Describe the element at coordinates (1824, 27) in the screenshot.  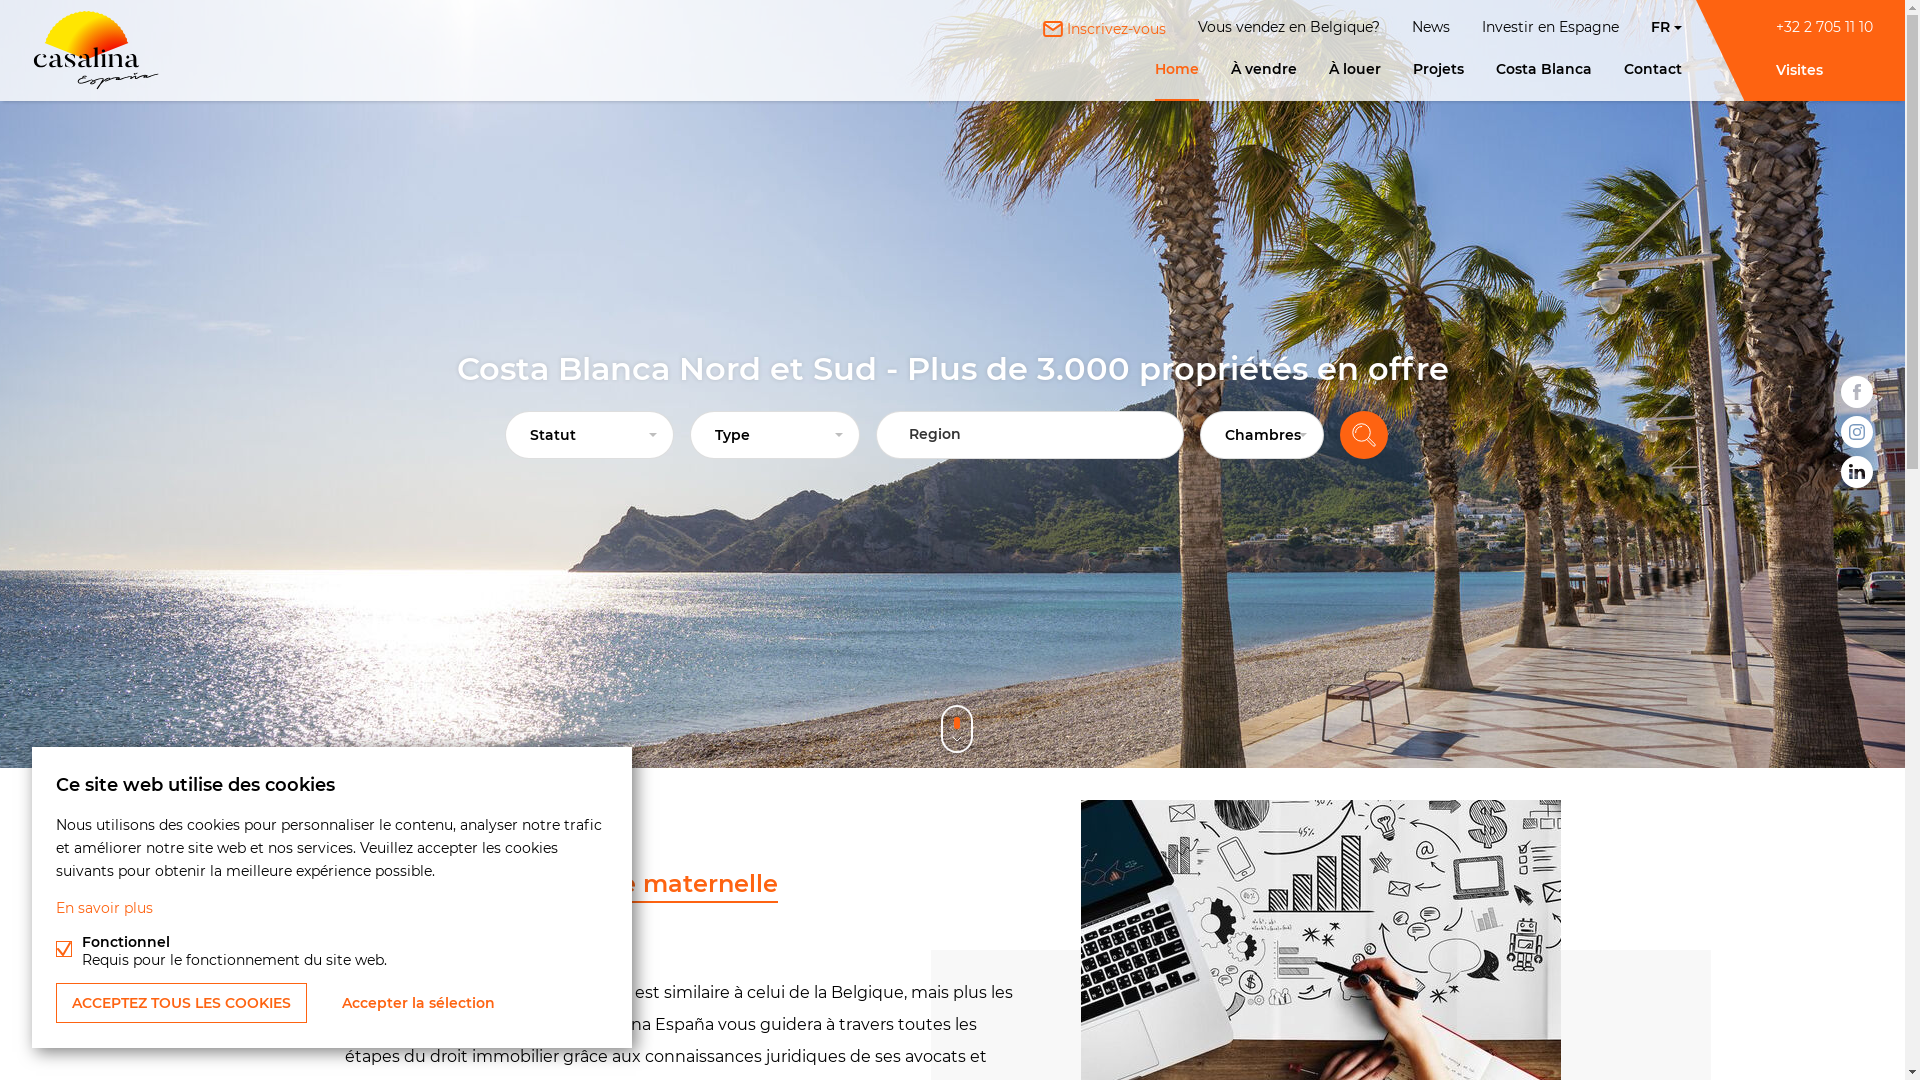
I see `'+32 2 705 11 10'` at that location.